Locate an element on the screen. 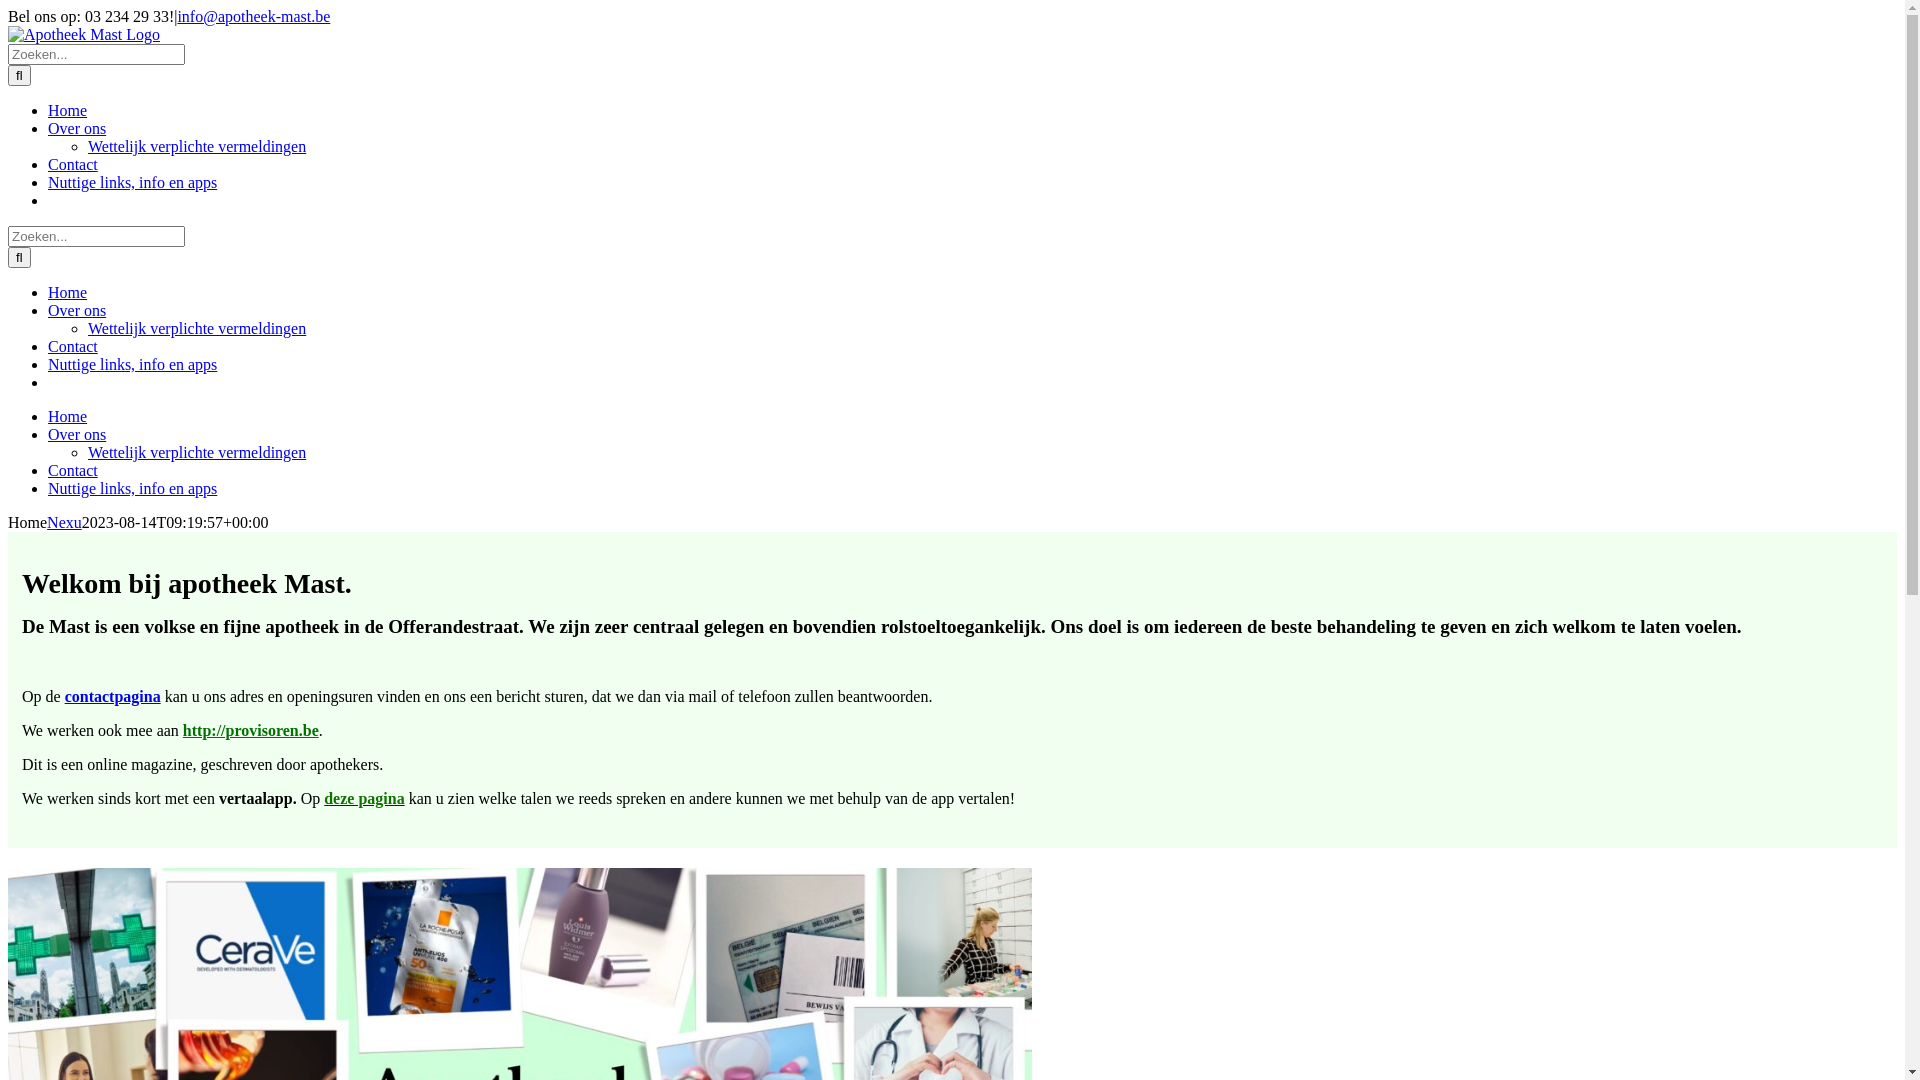 Image resolution: width=1920 pixels, height=1080 pixels. 'Nuttige links, info en apps' is located at coordinates (131, 488).